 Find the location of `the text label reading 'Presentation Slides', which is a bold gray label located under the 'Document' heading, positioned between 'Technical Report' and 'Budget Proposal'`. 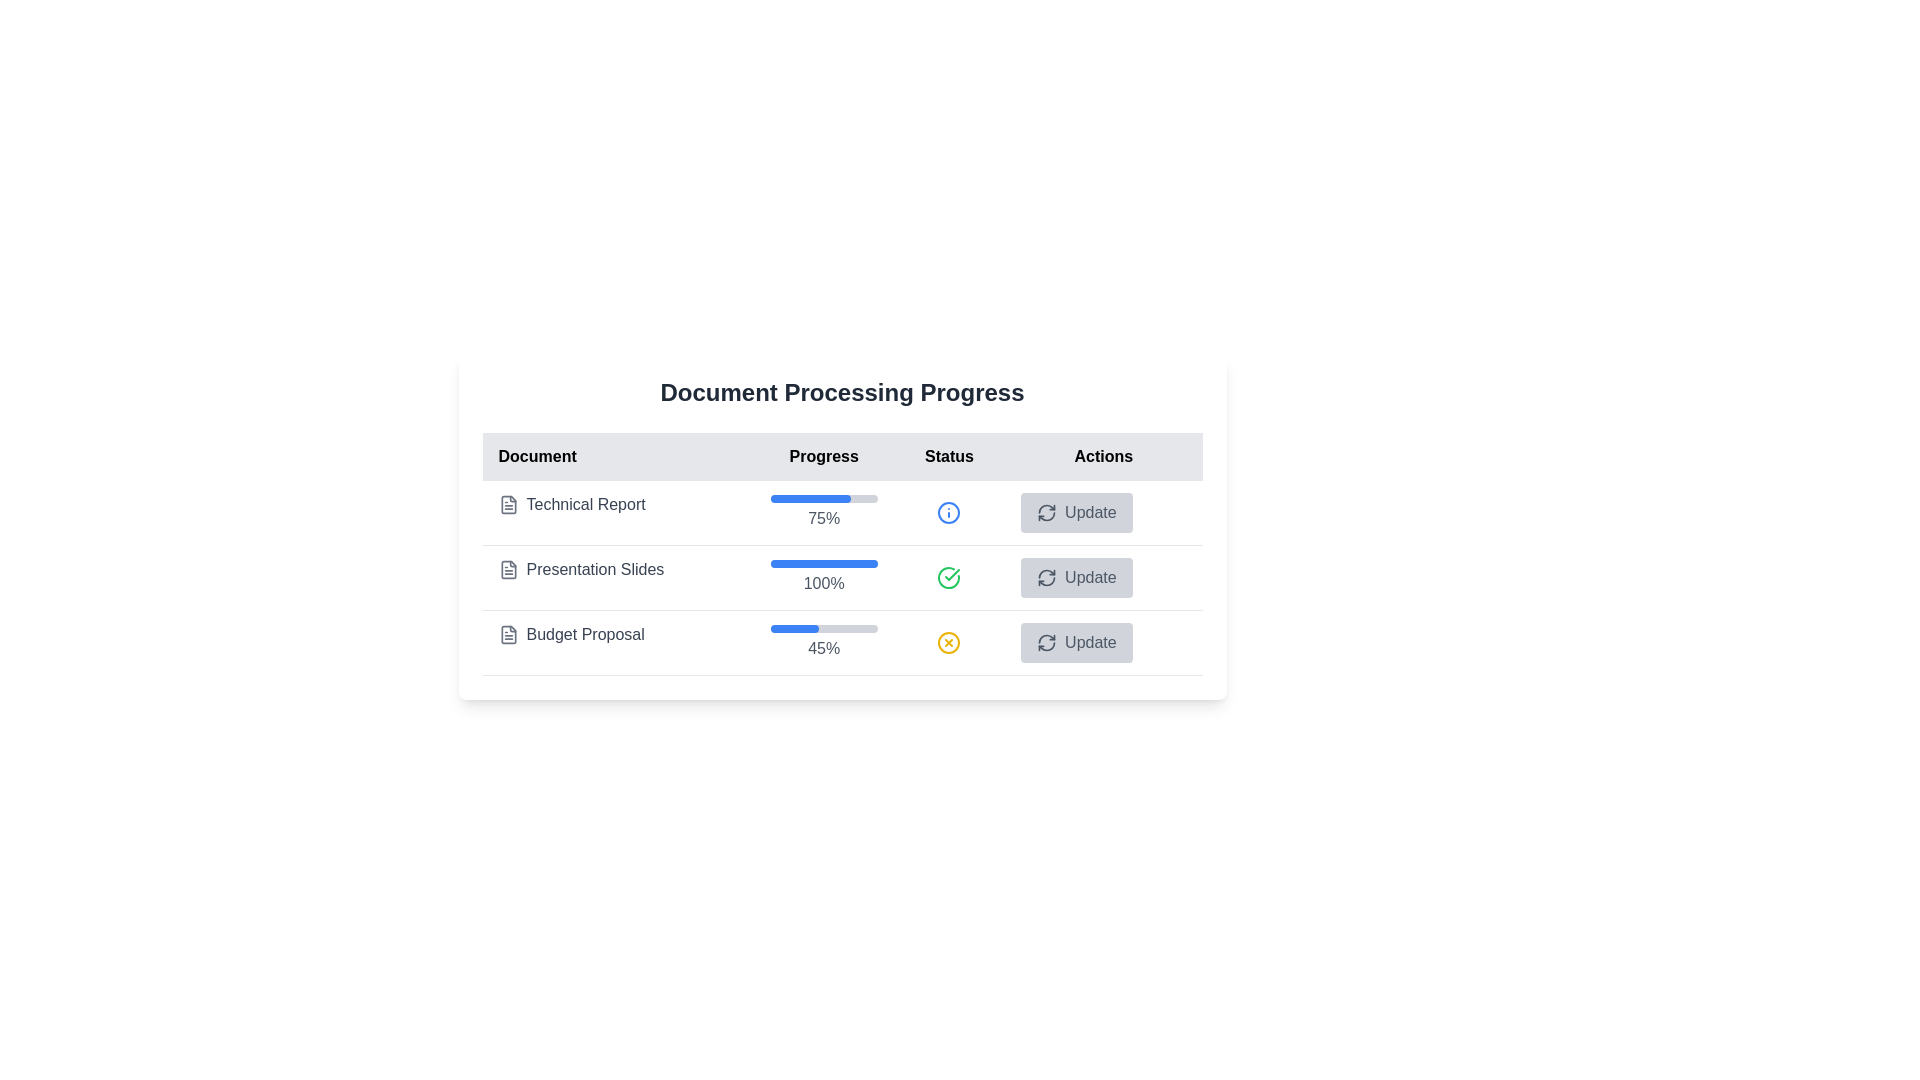

the text label reading 'Presentation Slides', which is a bold gray label located under the 'Document' heading, positioned between 'Technical Report' and 'Budget Proposal' is located at coordinates (594, 570).